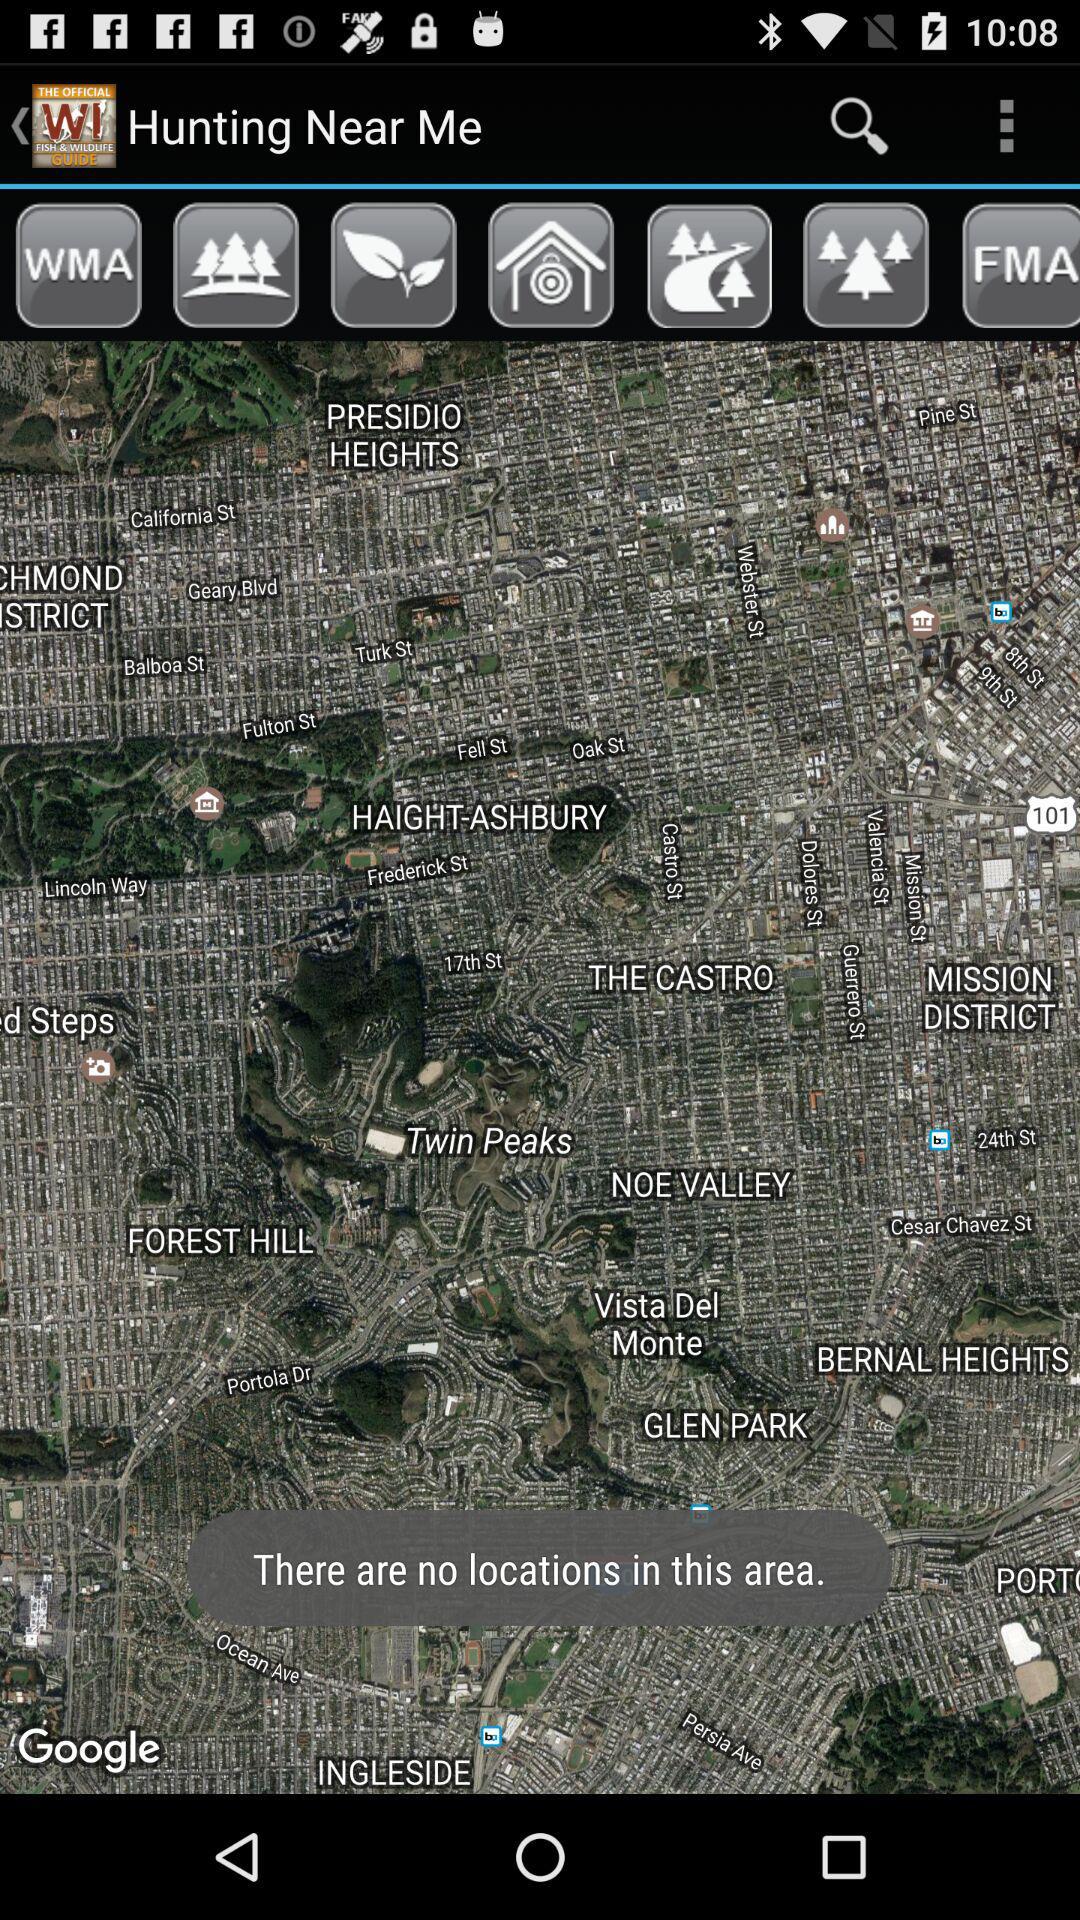 The width and height of the screenshot is (1080, 1920). I want to click on shooting ranges near me, so click(551, 264).